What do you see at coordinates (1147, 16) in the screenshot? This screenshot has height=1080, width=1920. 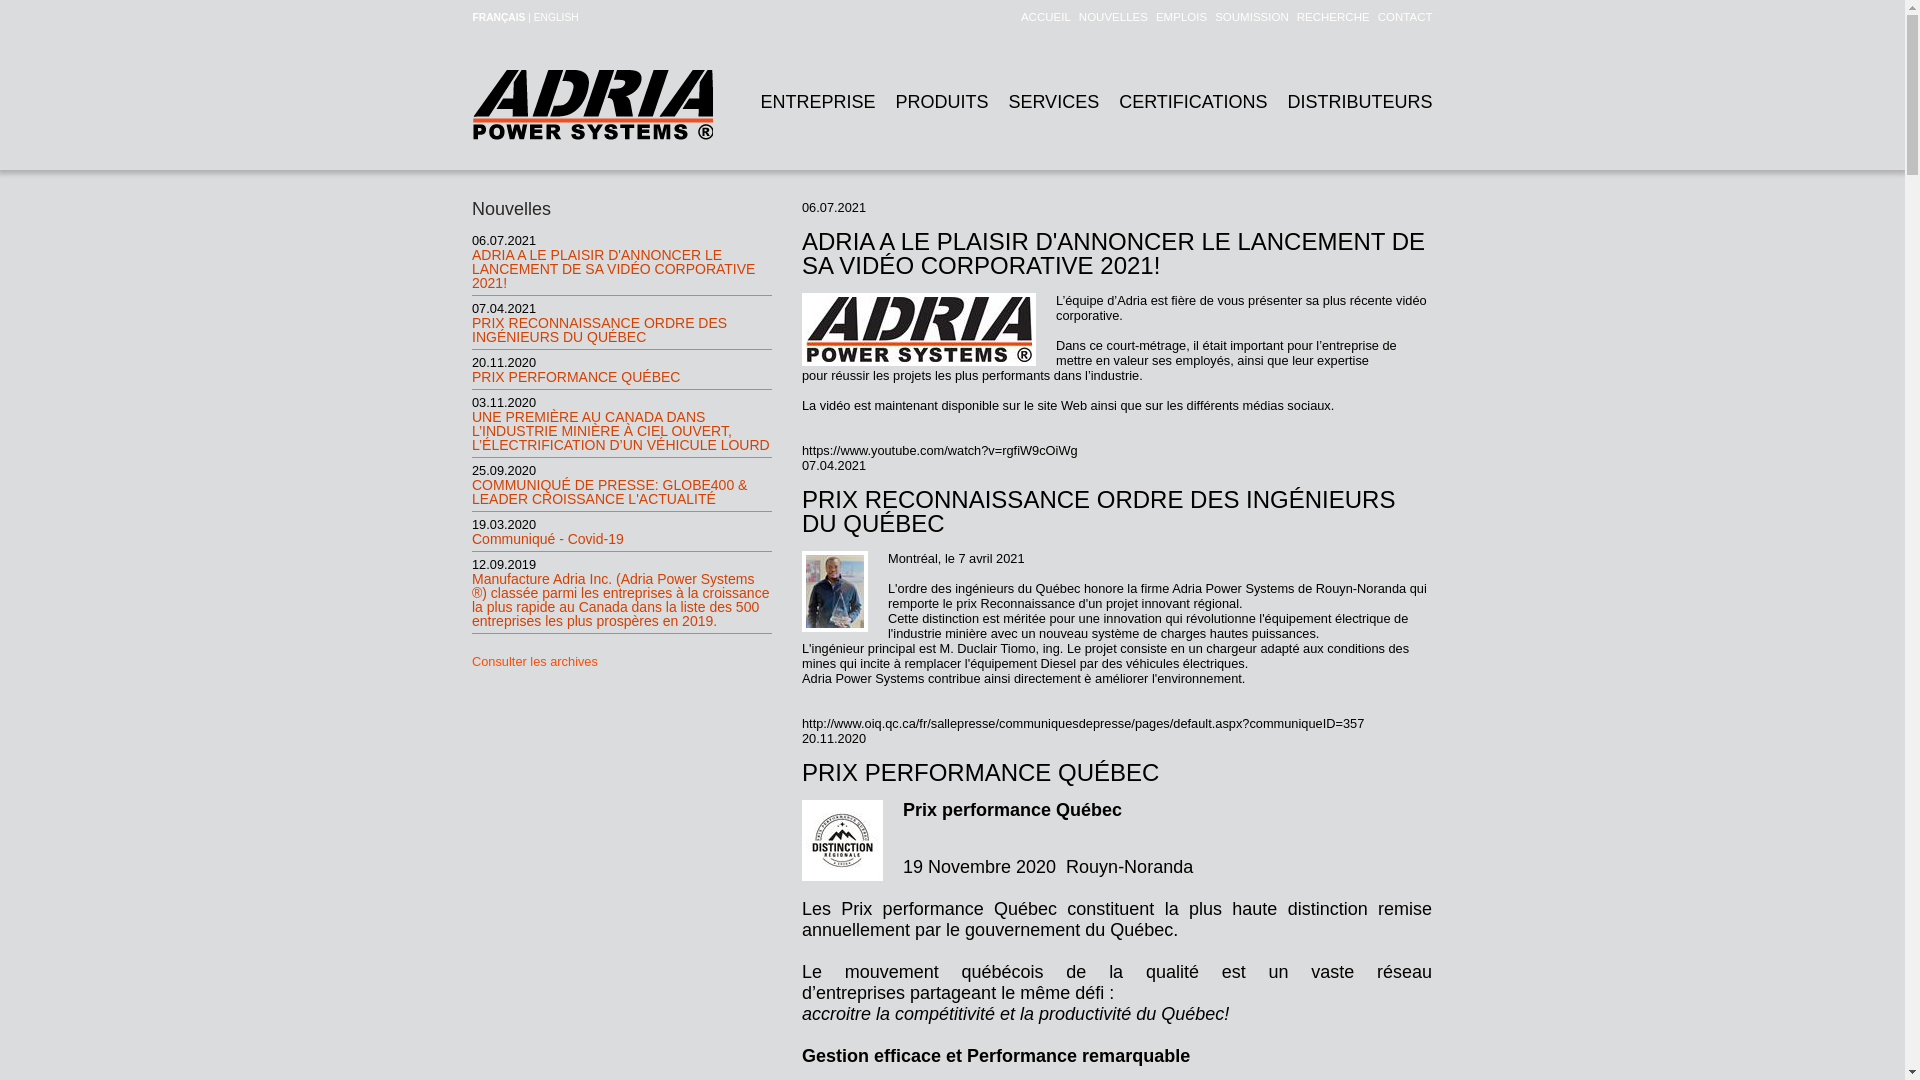 I see `'EMPLOIS'` at bounding box center [1147, 16].